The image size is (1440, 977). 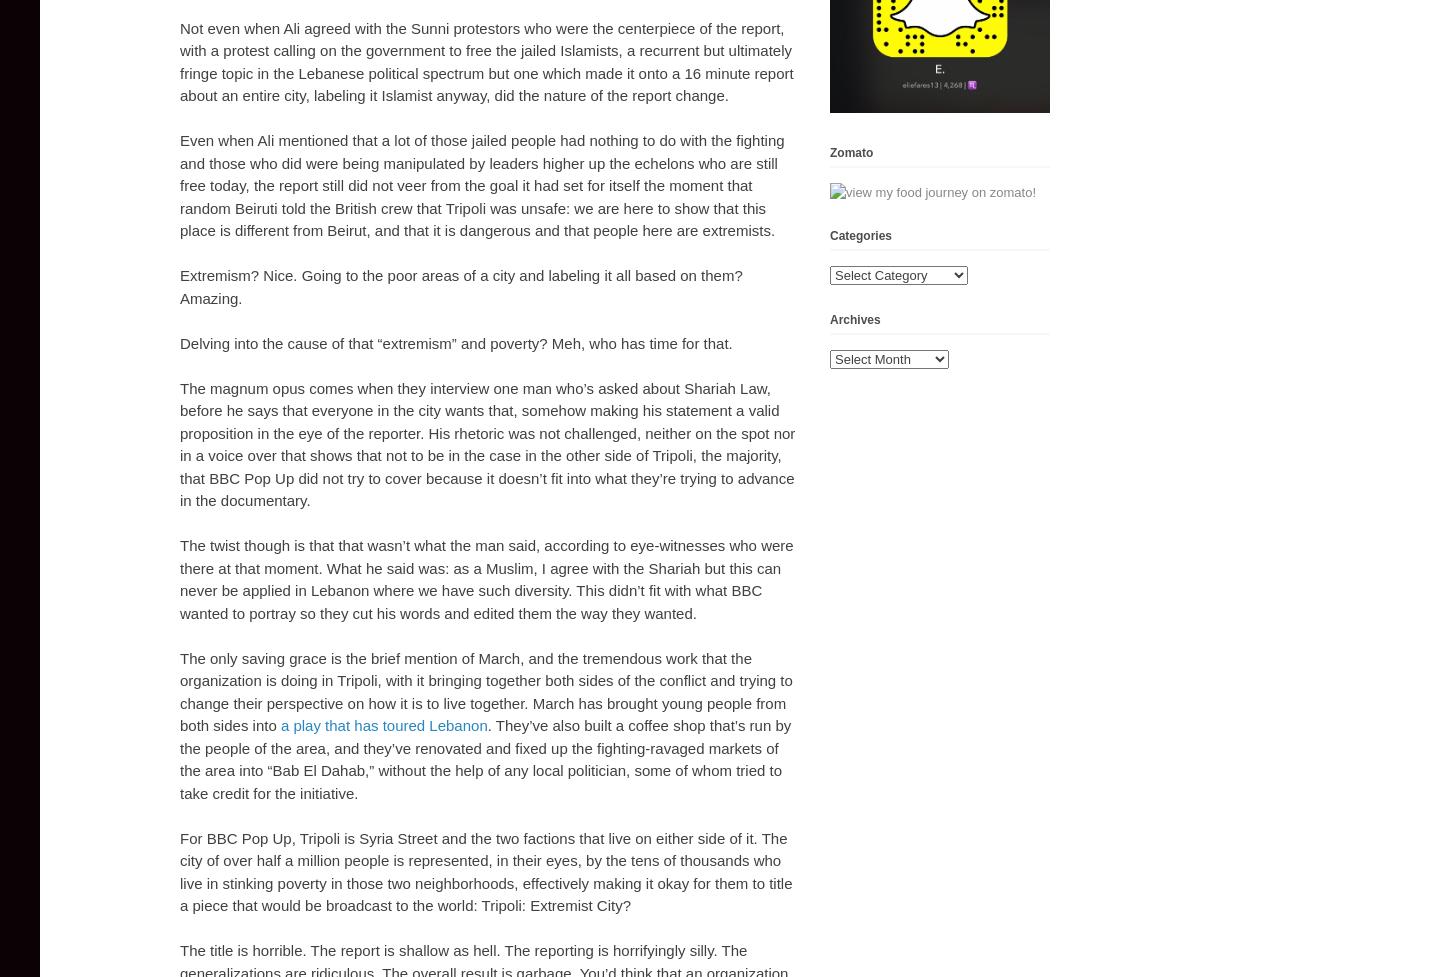 I want to click on 'Archives', so click(x=854, y=317).